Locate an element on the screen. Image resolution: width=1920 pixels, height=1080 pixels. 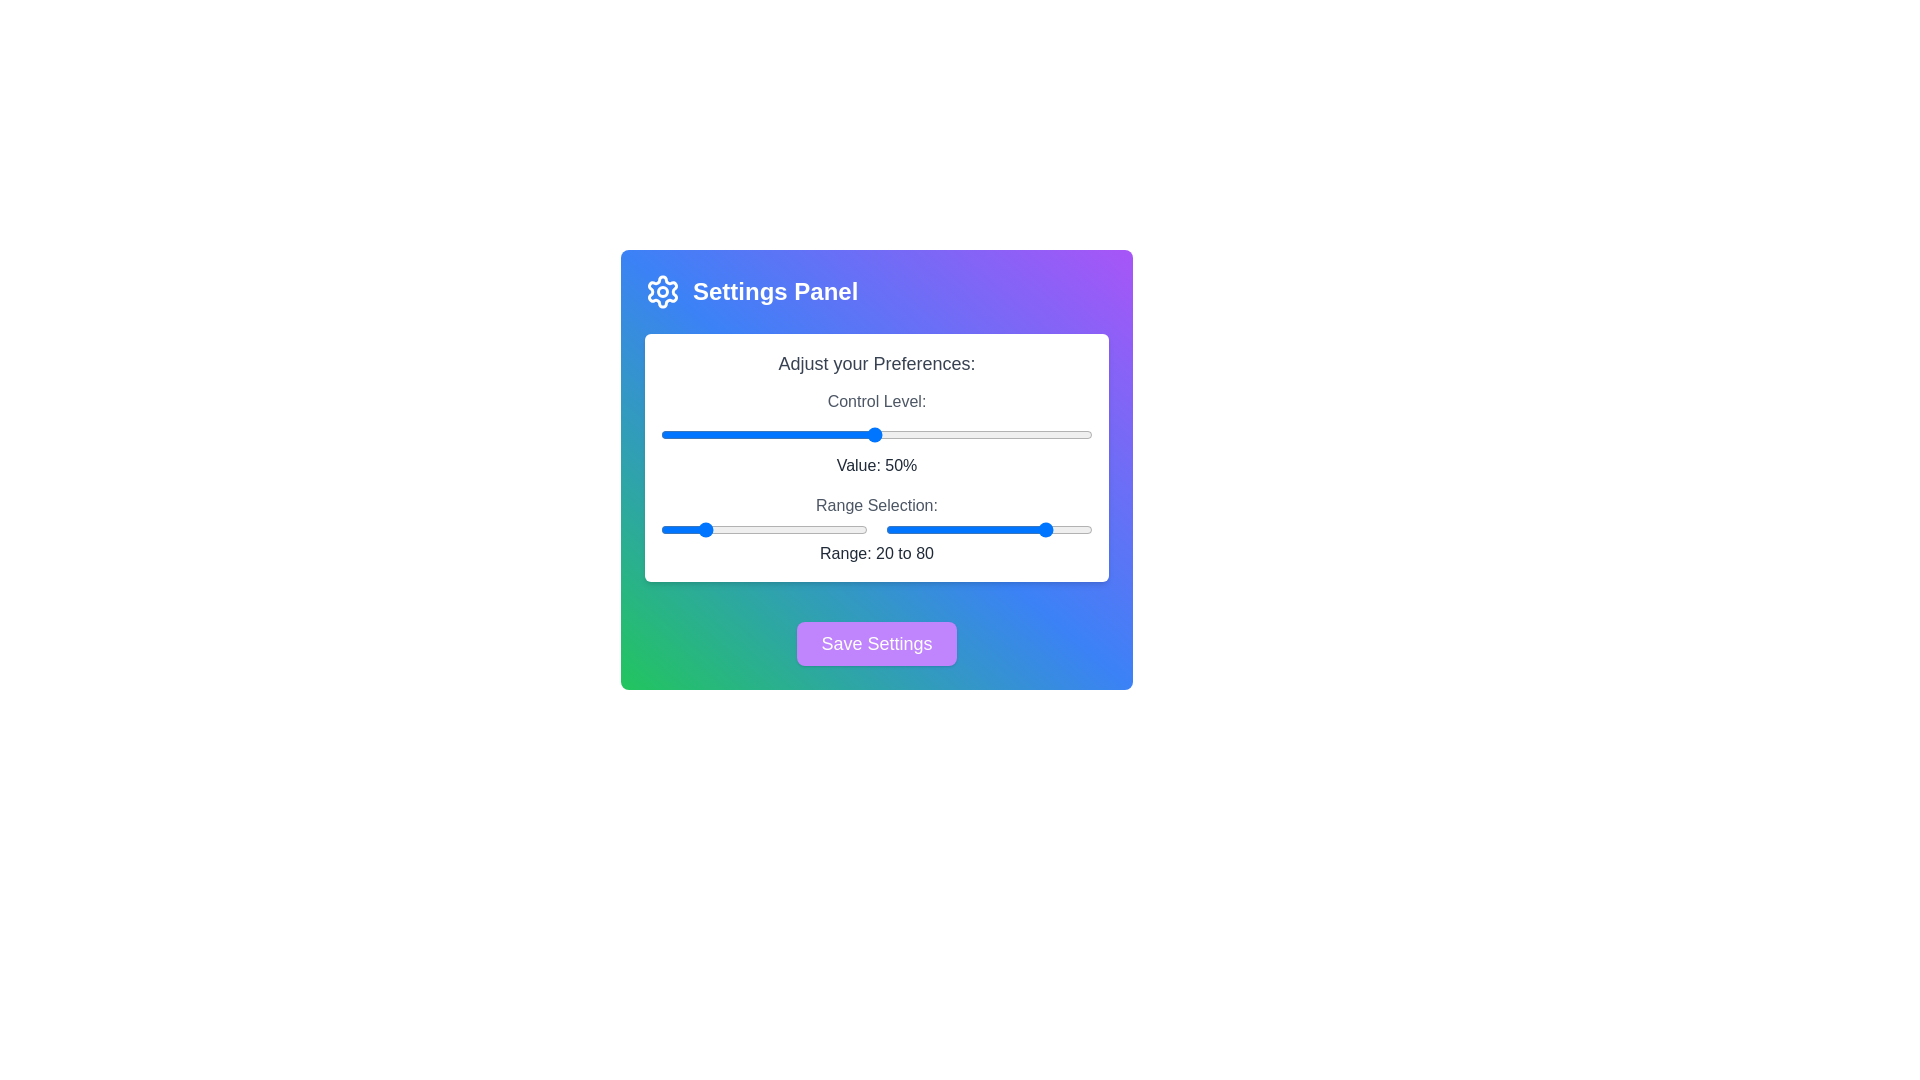
the slider is located at coordinates (713, 528).